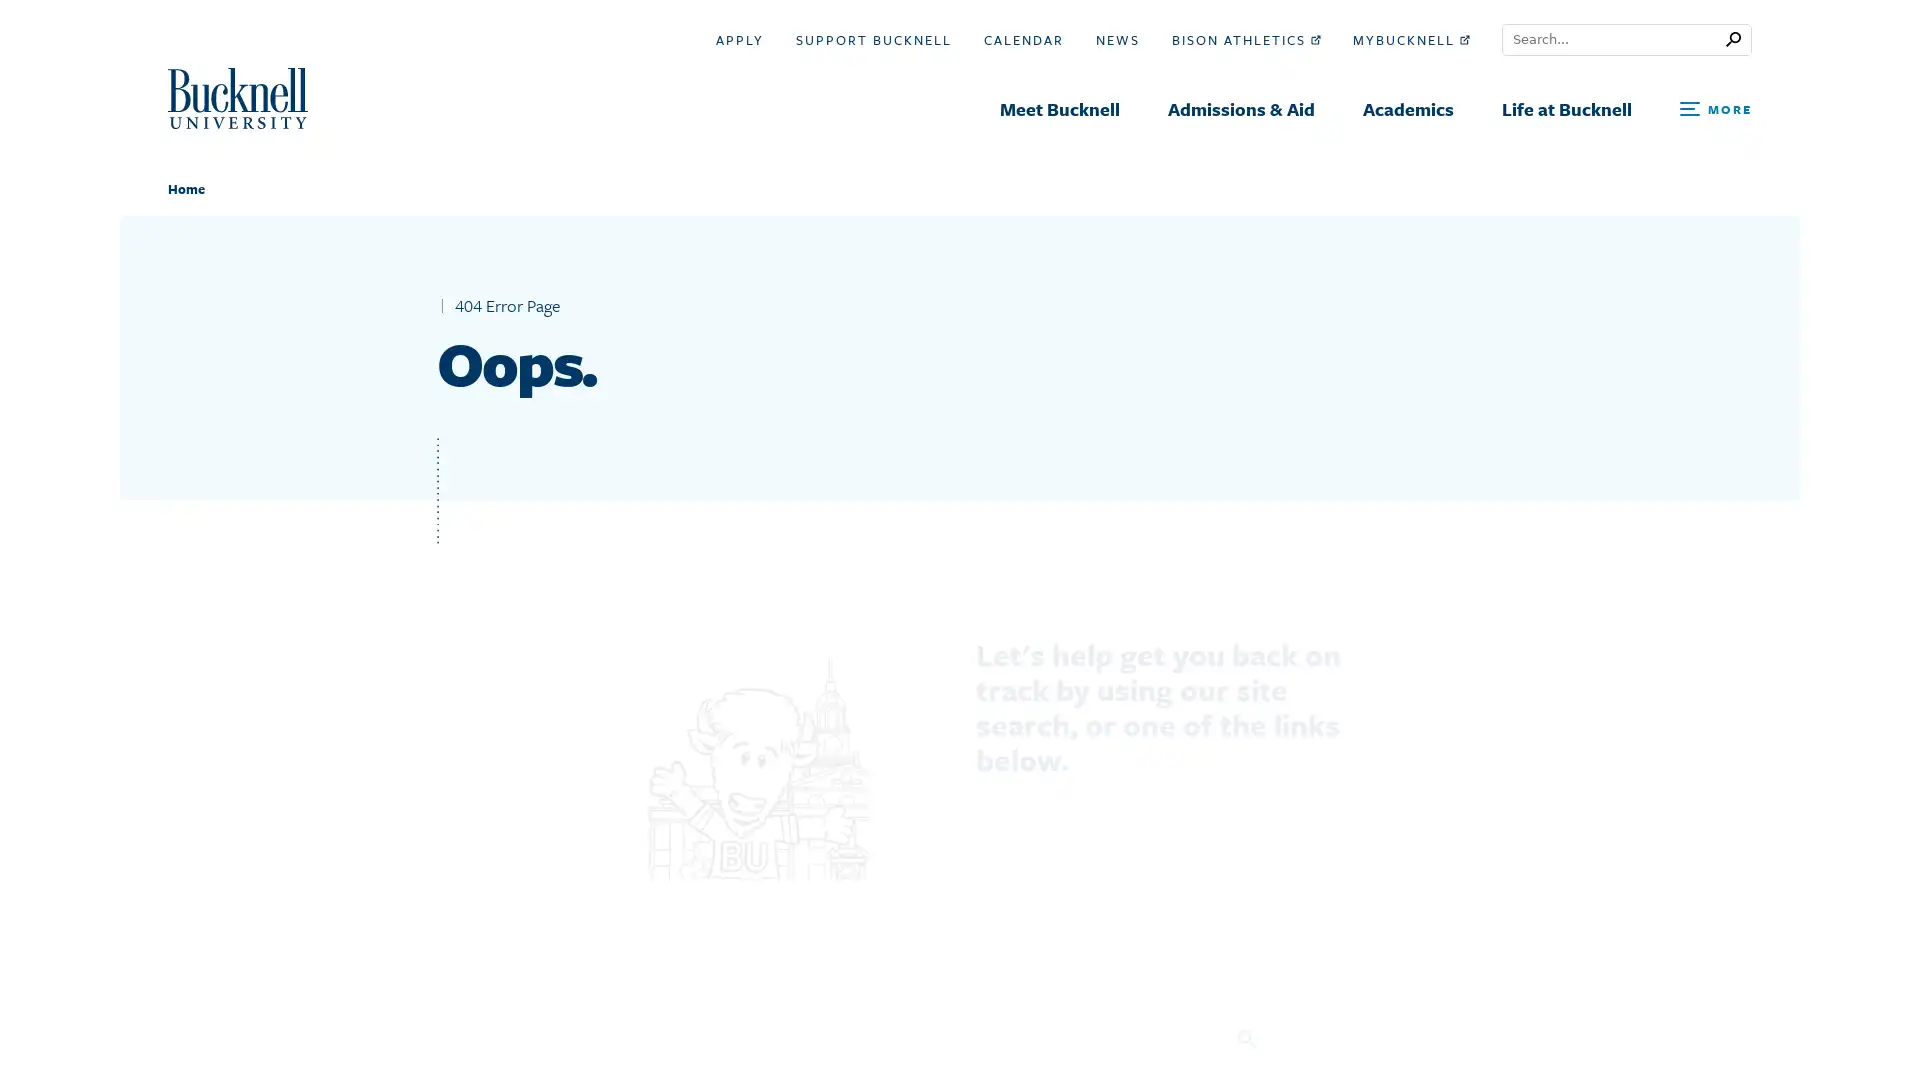  I want to click on Open Search and Additional Links, so click(1715, 109).